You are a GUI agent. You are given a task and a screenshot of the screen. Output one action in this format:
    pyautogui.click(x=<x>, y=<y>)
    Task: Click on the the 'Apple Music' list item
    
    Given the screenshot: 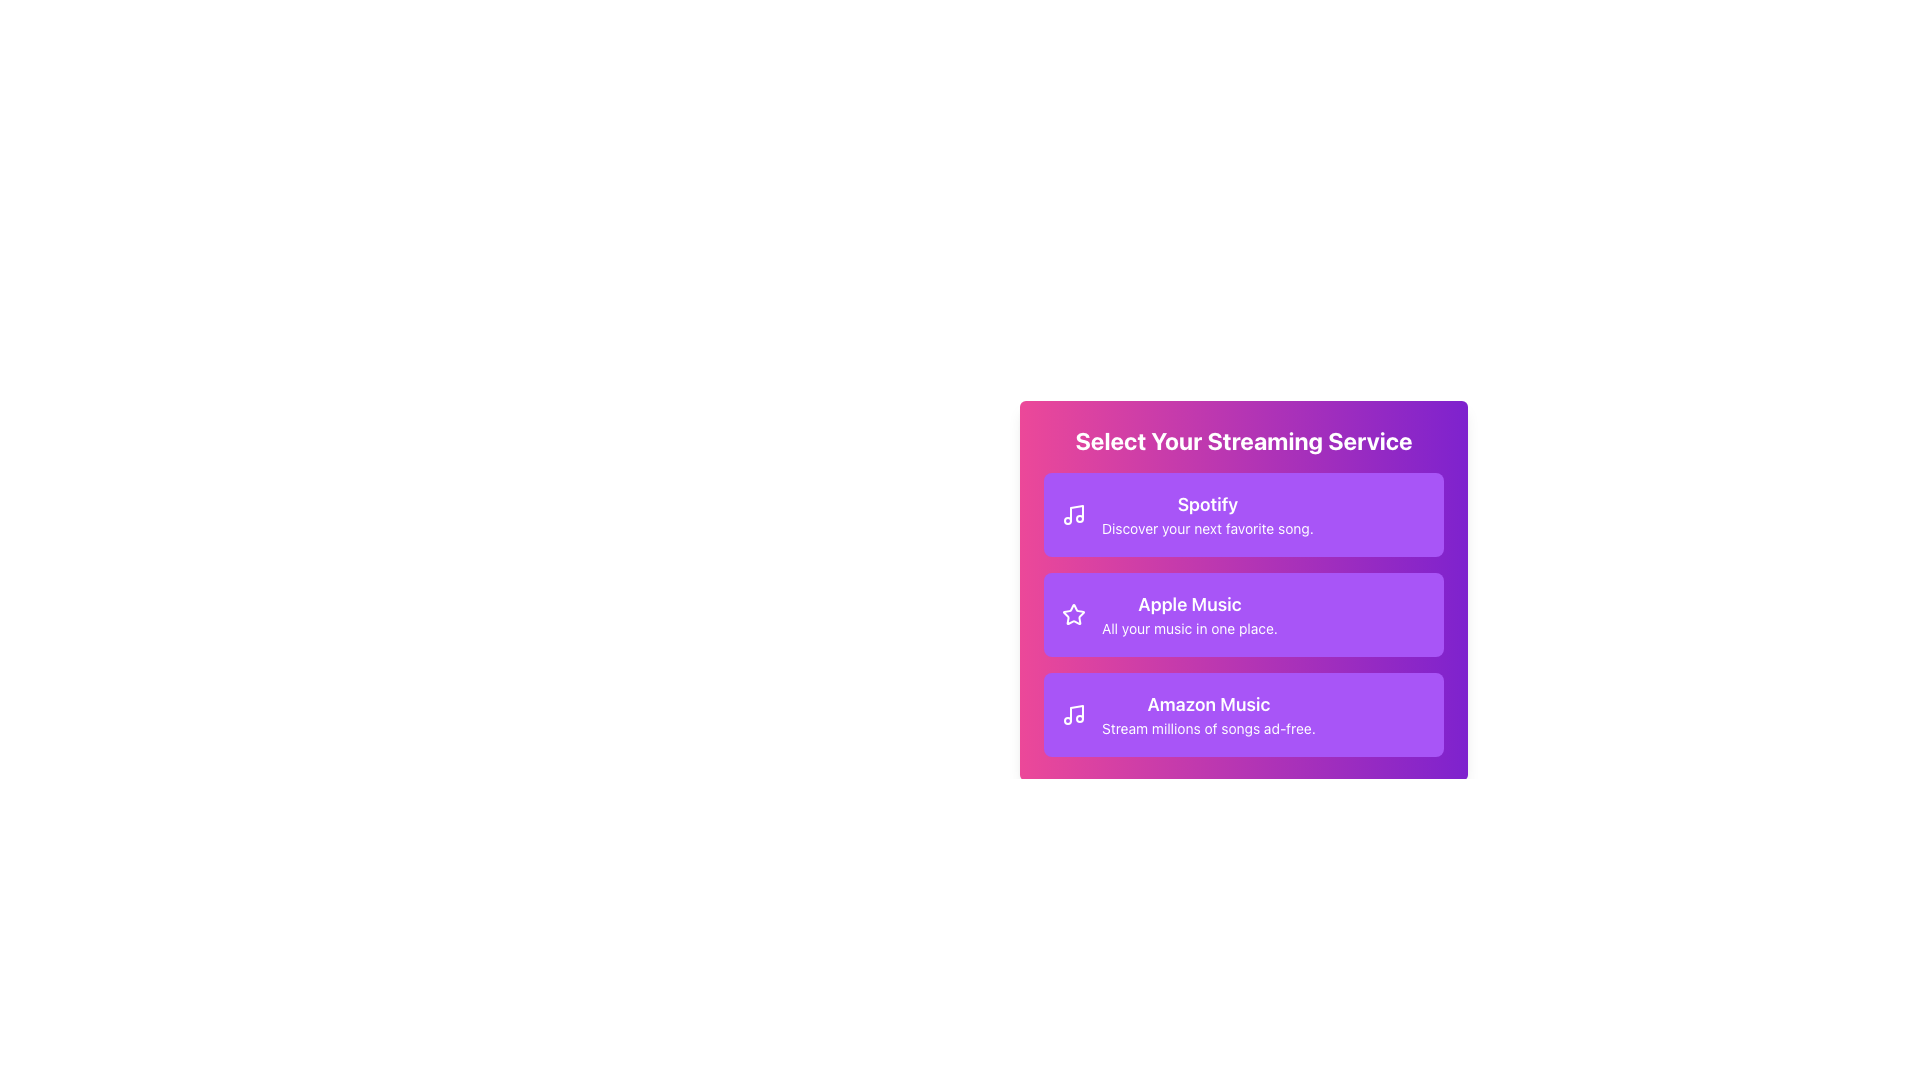 What is the action you would take?
    pyautogui.click(x=1190, y=613)
    